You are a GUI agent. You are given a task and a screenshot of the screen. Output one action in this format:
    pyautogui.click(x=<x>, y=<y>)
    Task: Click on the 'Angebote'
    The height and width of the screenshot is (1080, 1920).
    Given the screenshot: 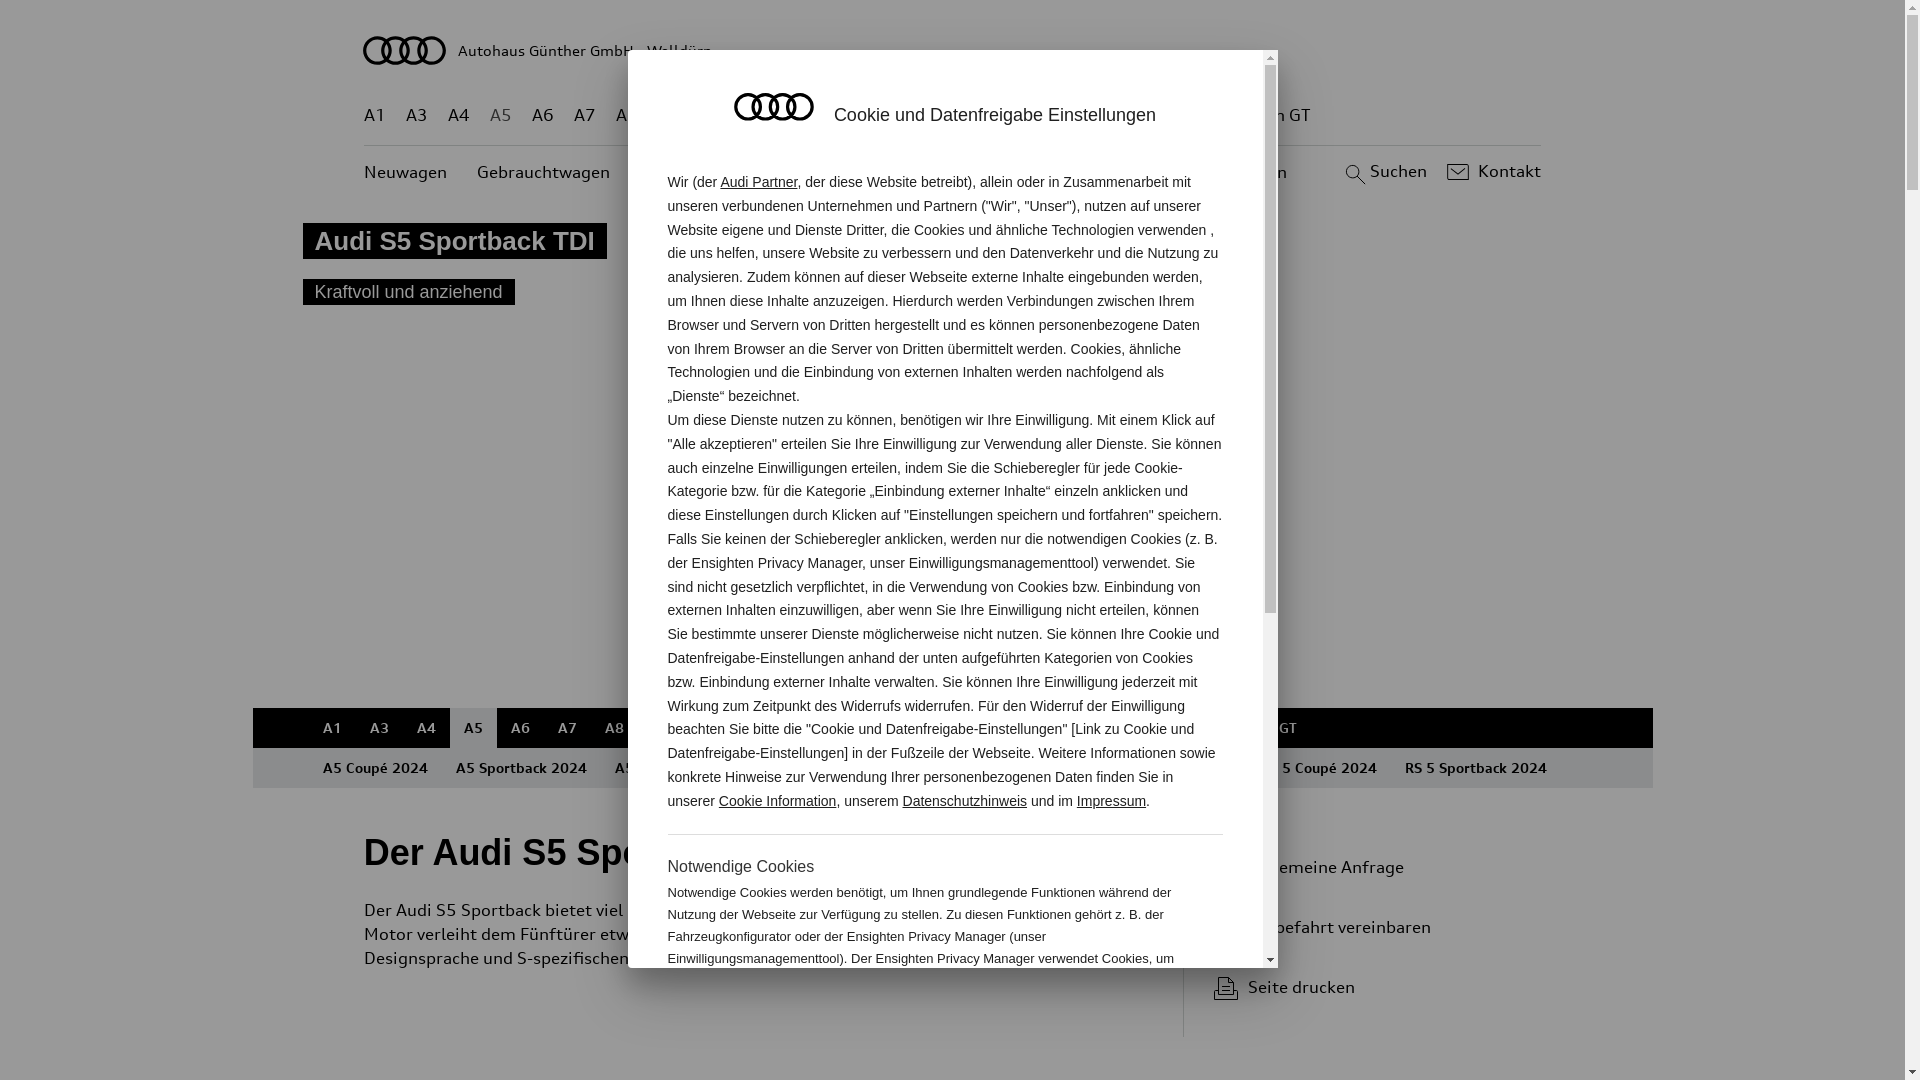 What is the action you would take?
    pyautogui.click(x=801, y=171)
    